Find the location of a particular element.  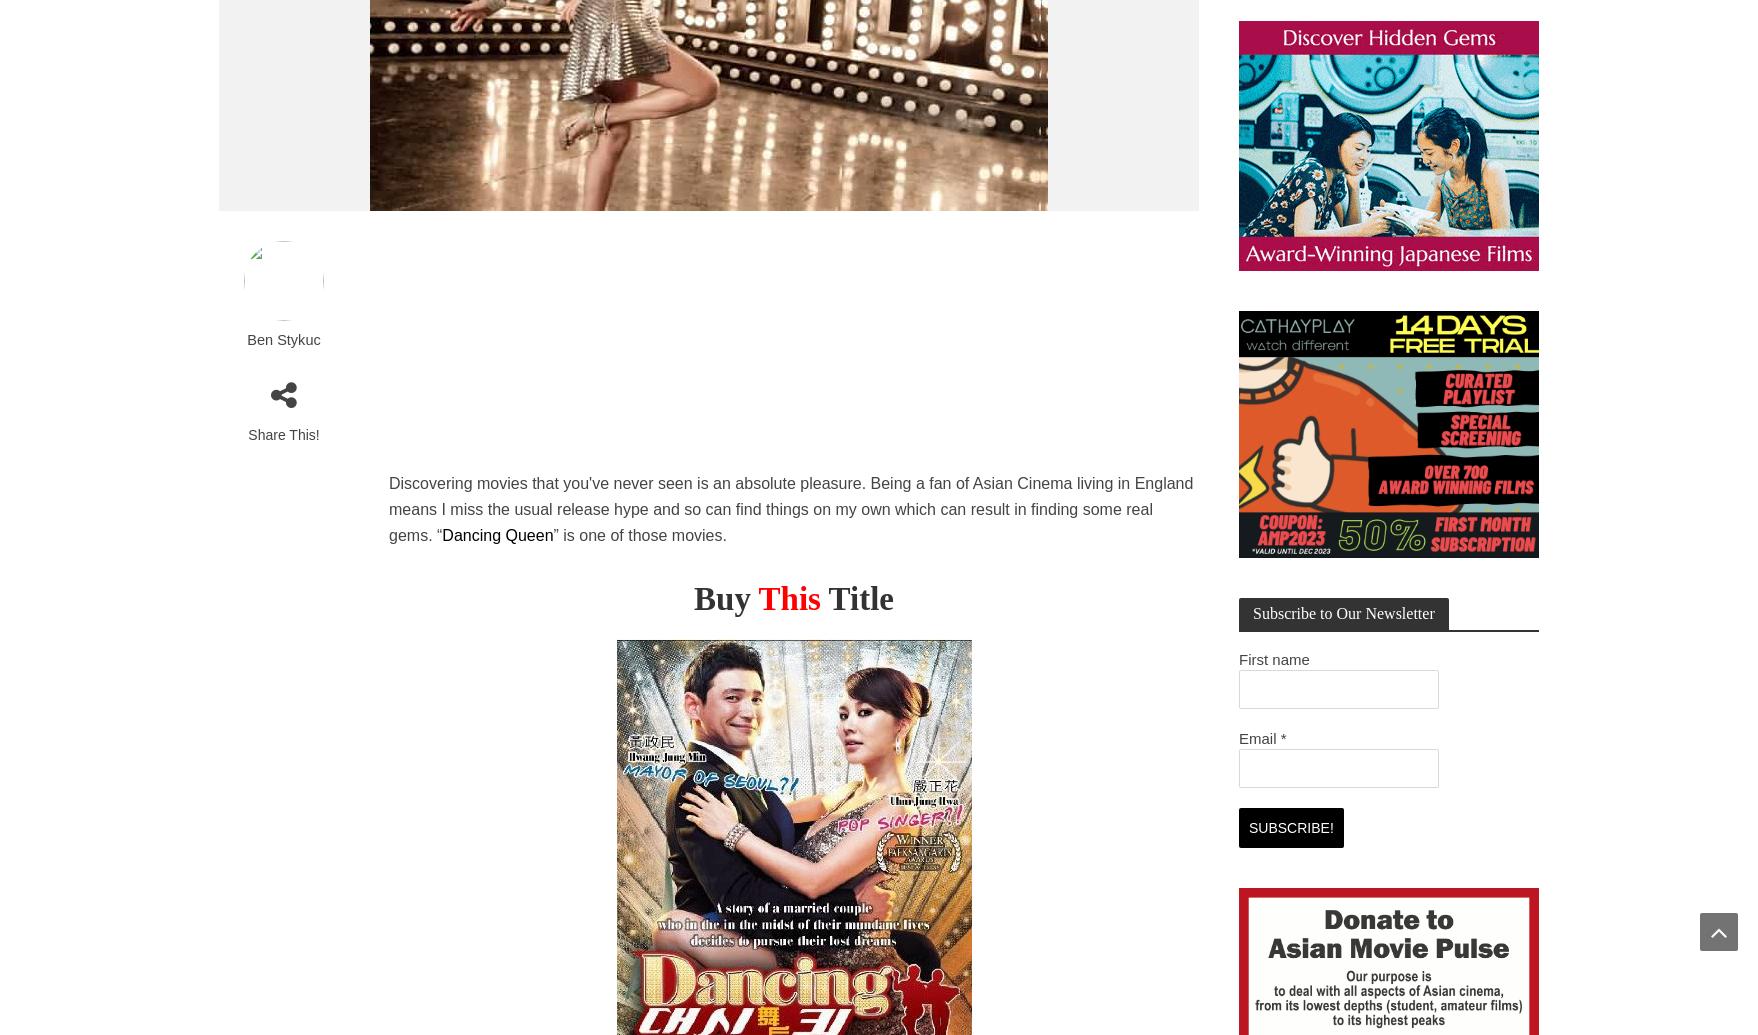

'Title' is located at coordinates (859, 597).